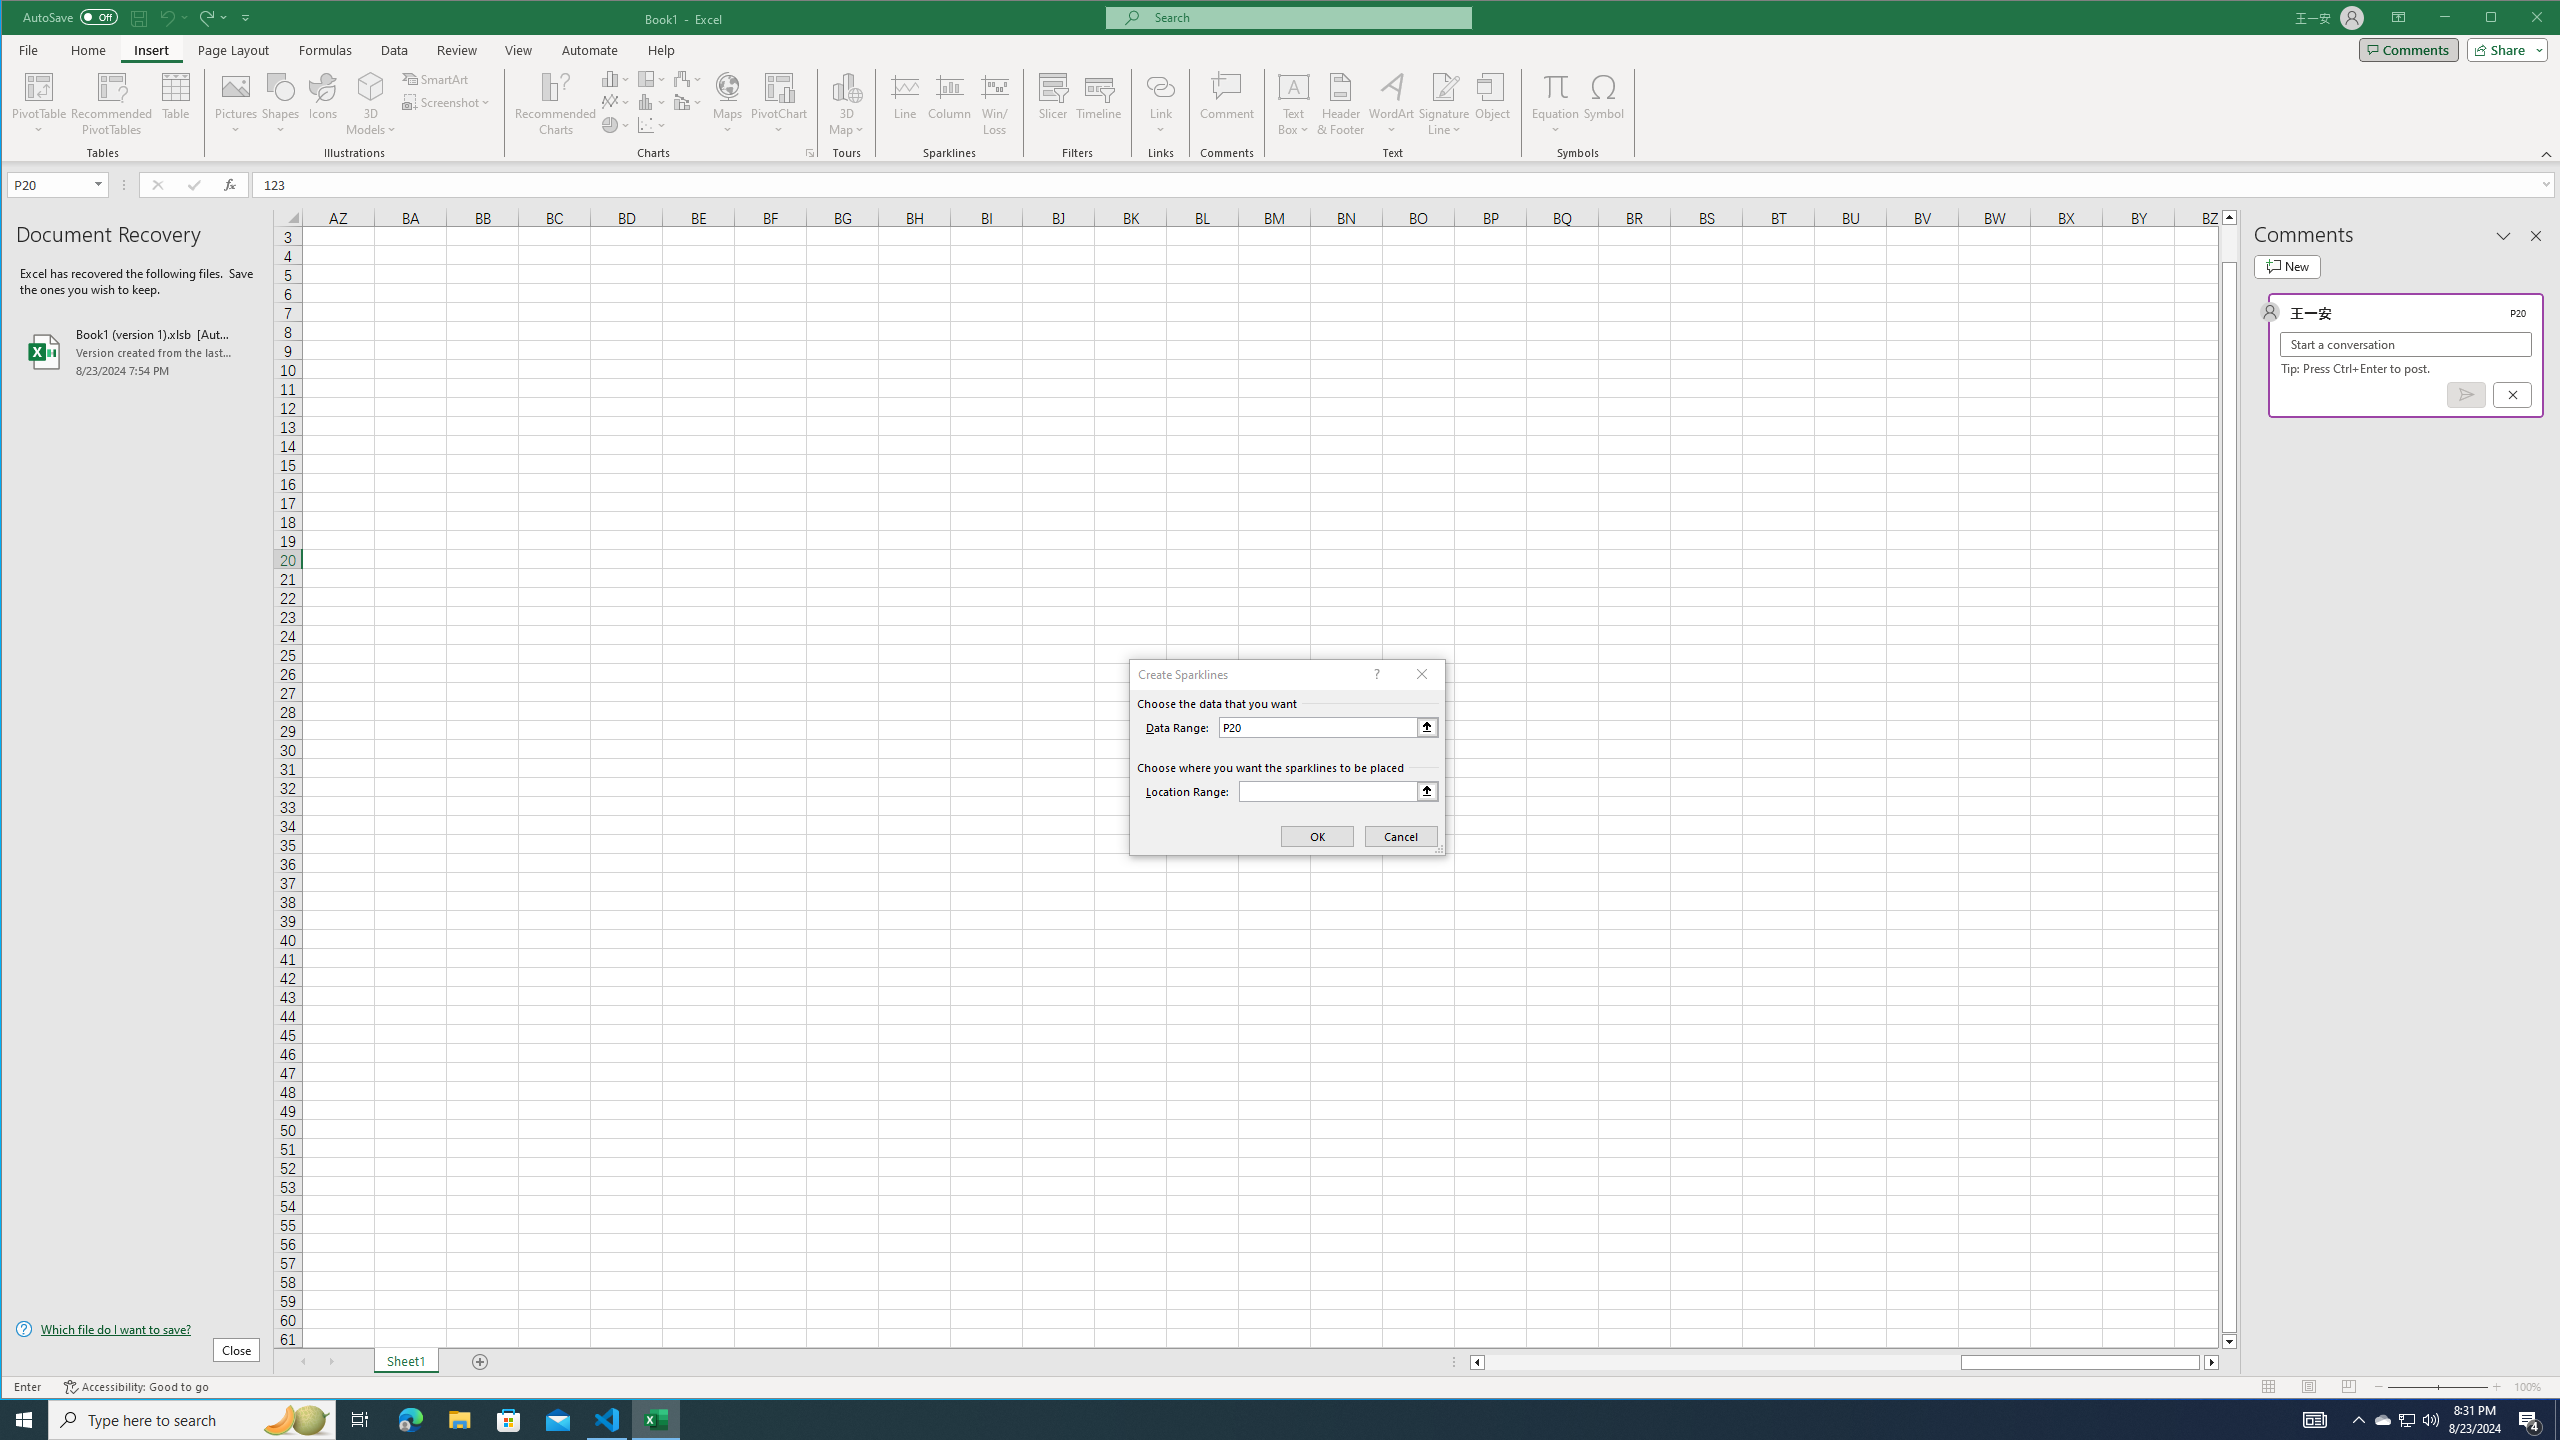  I want to click on 'Equation', so click(1556, 103).